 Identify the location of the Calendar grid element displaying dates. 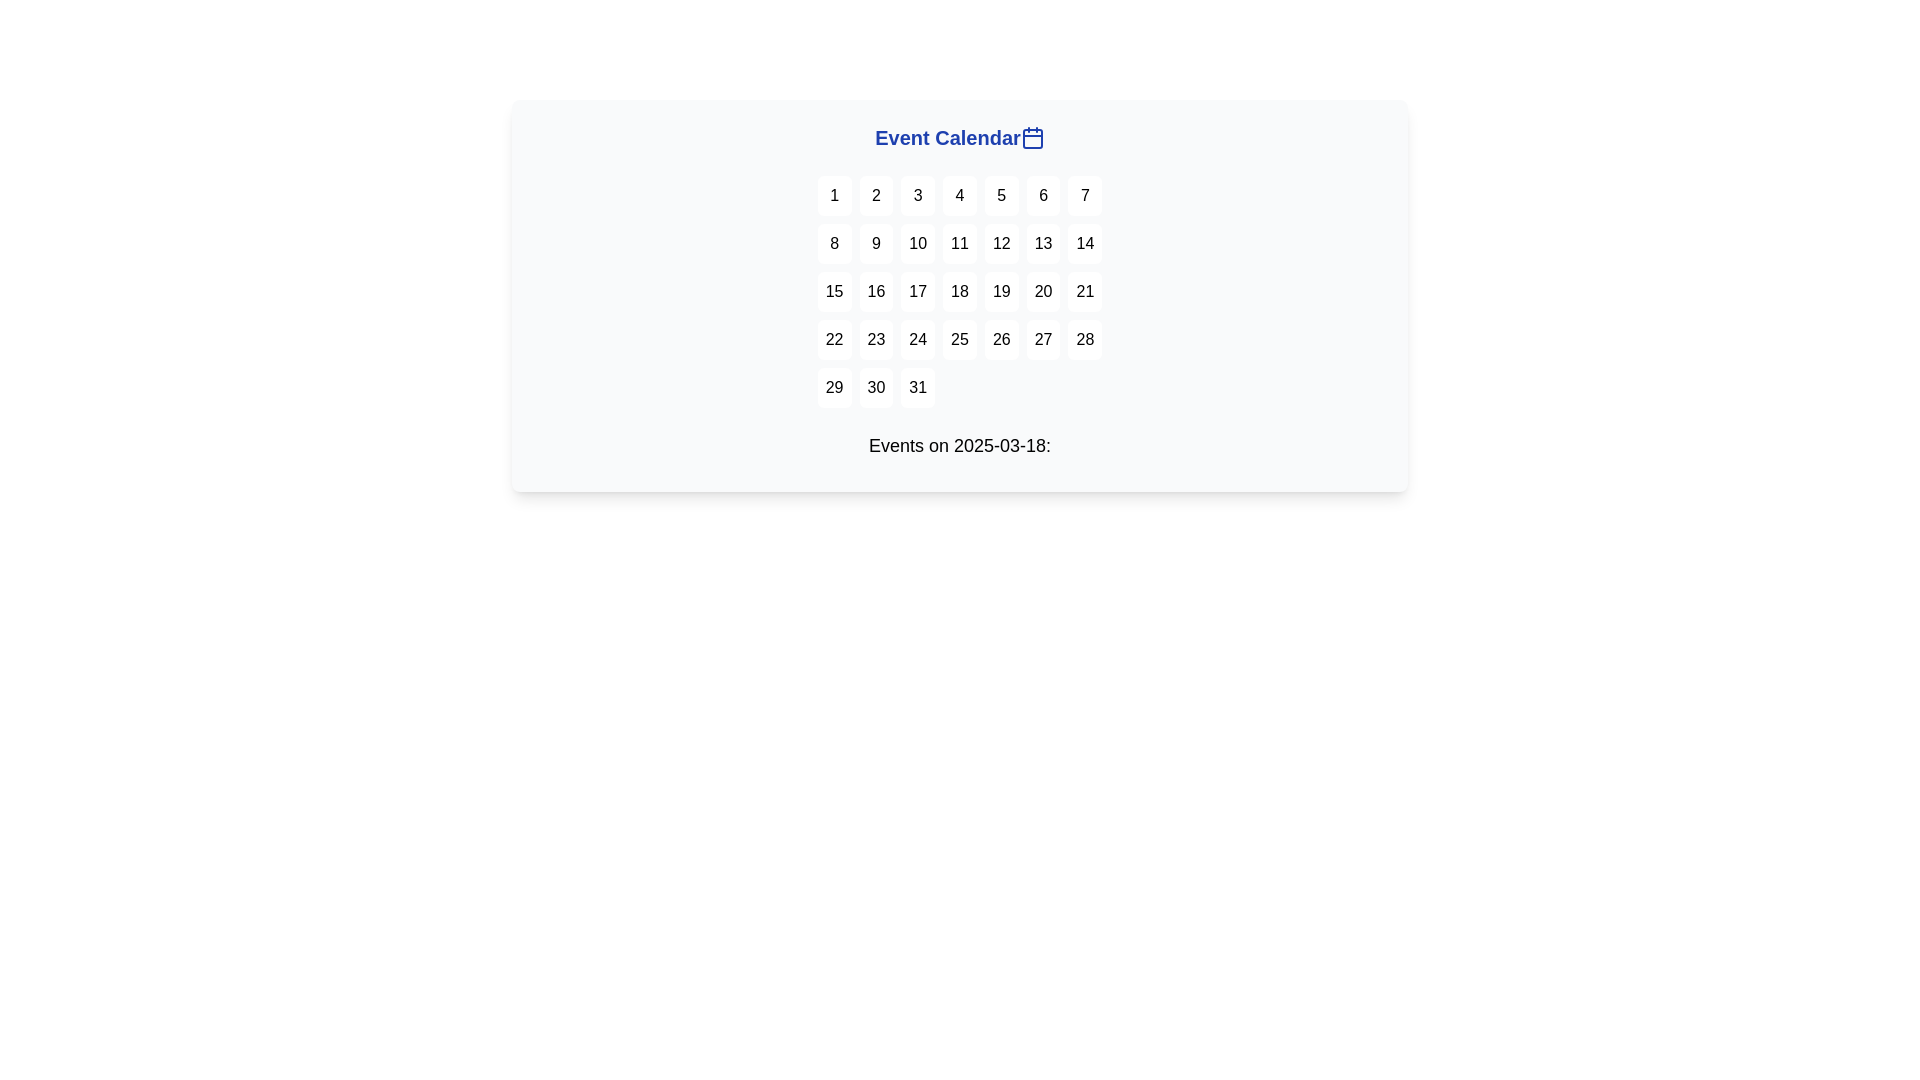
(960, 292).